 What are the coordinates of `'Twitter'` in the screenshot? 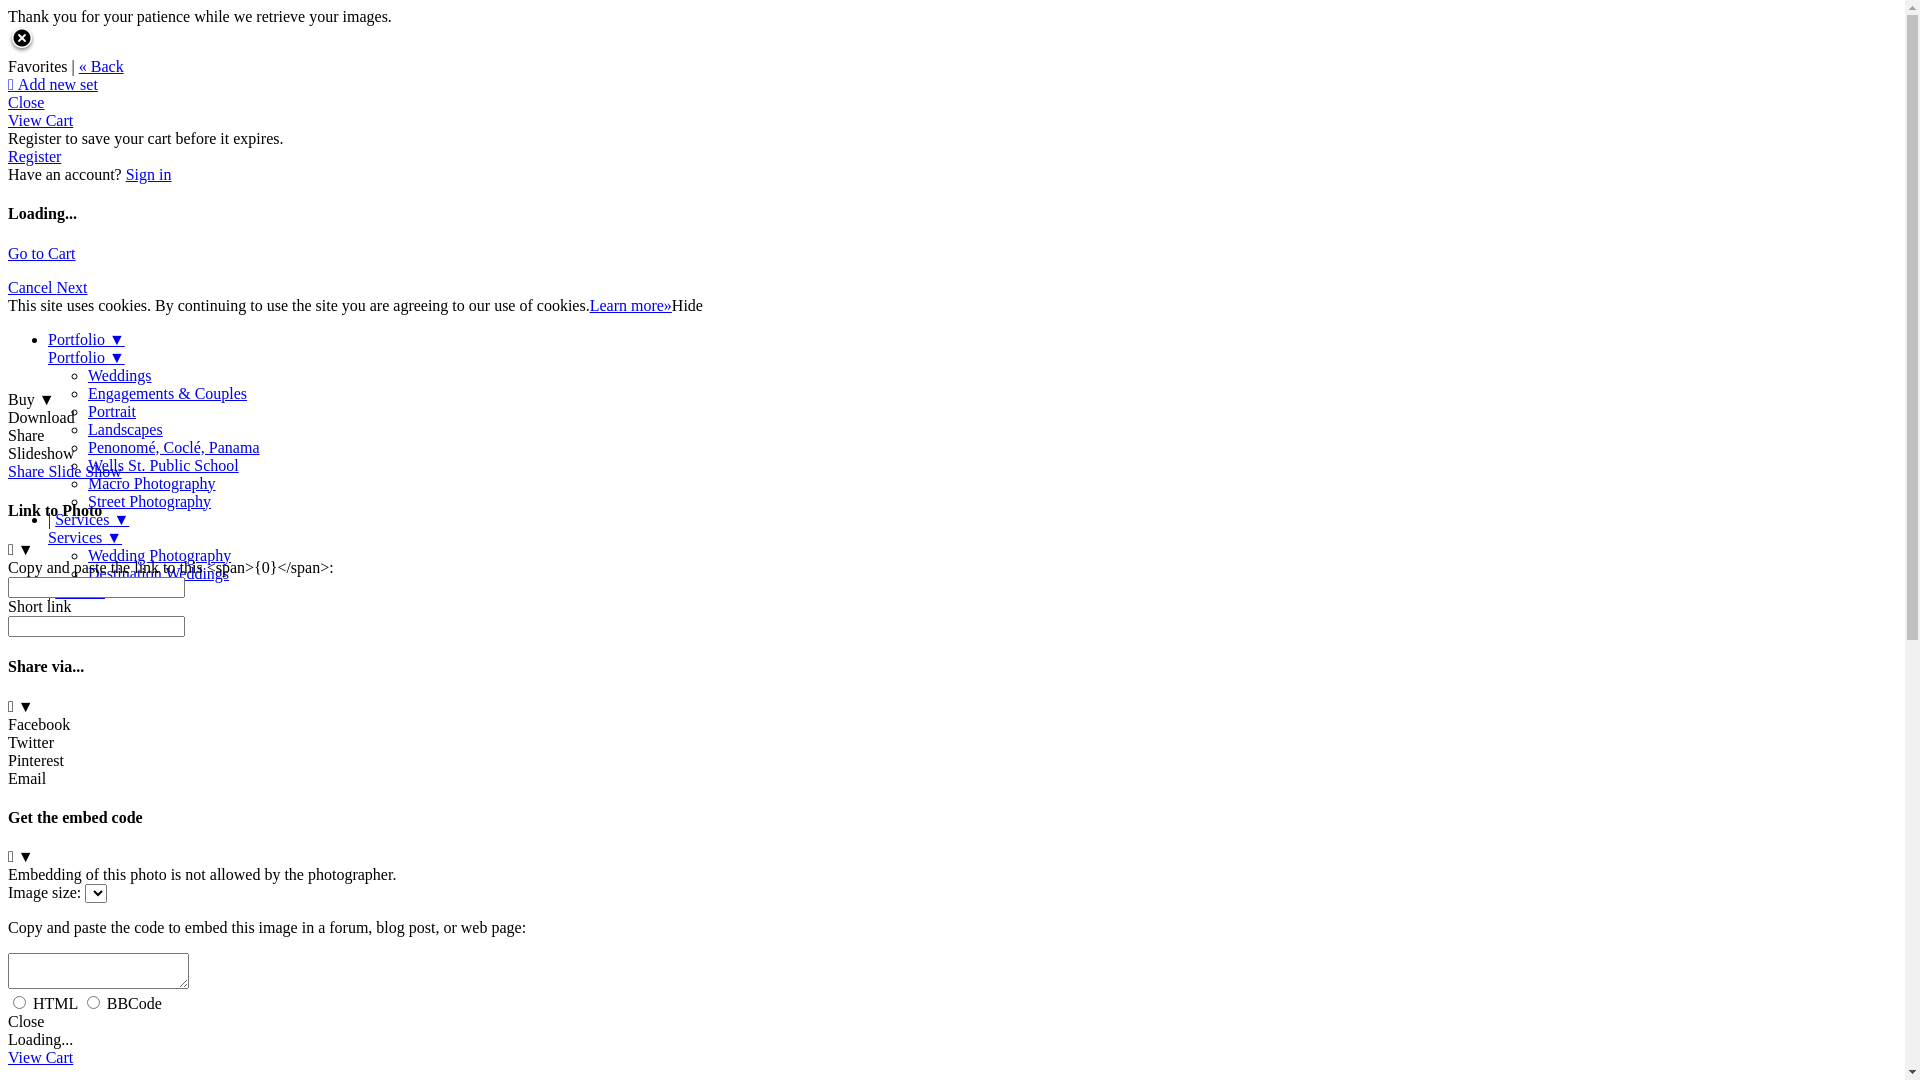 It's located at (8, 751).